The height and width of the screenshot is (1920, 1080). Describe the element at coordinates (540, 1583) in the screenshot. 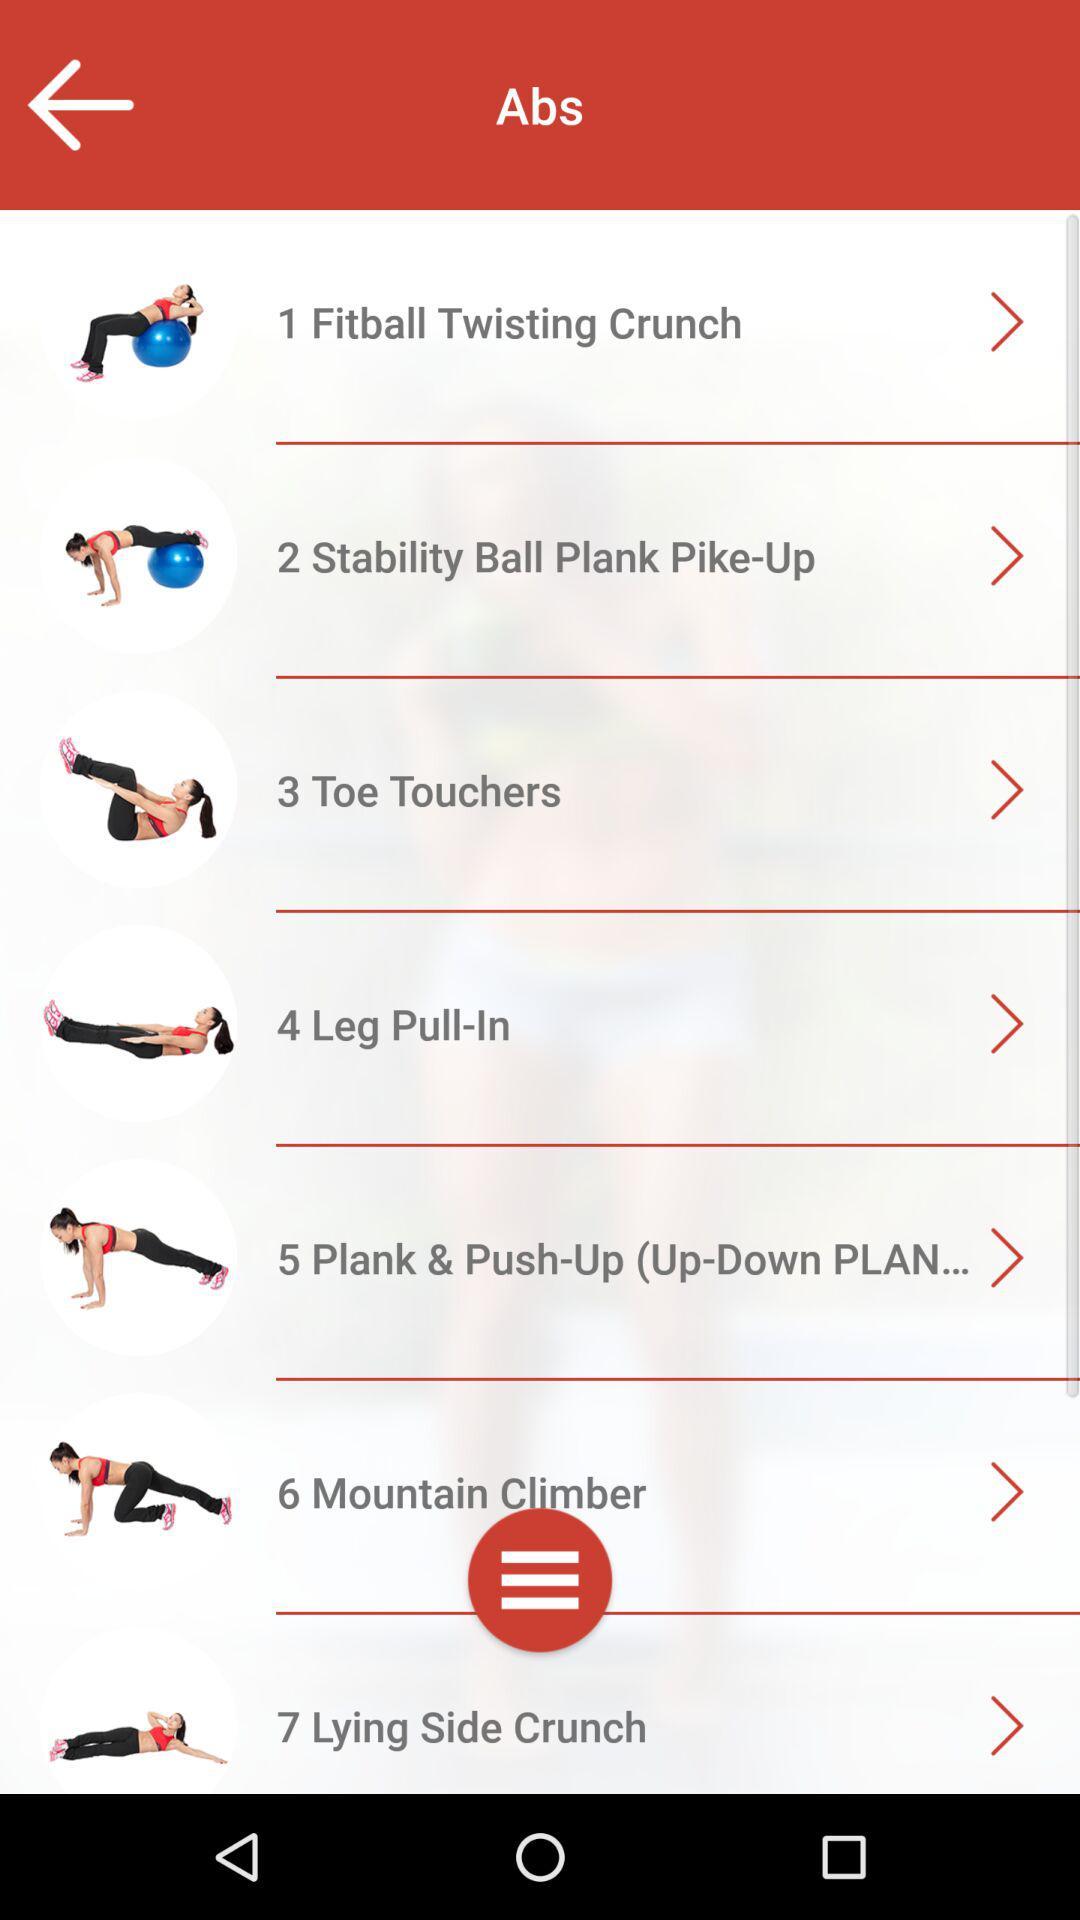

I see `more options` at that location.